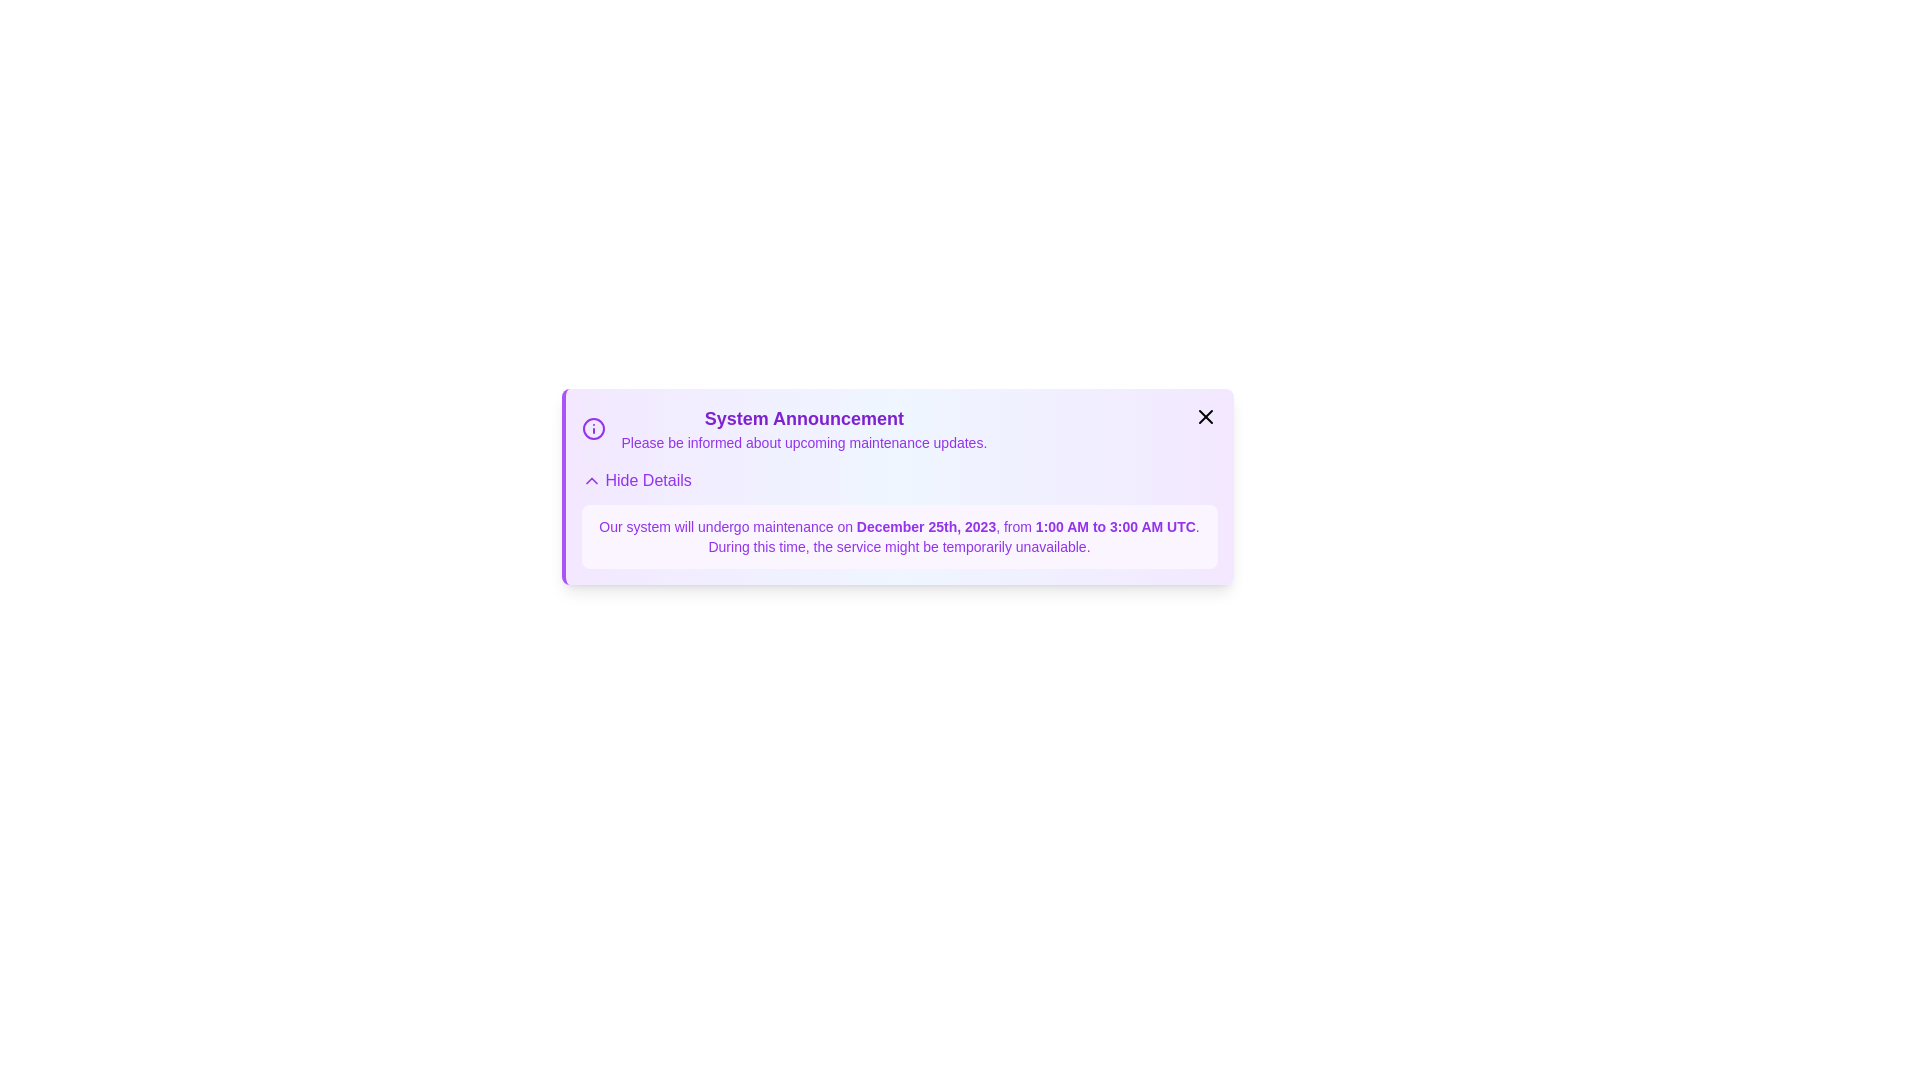 The height and width of the screenshot is (1080, 1920). I want to click on the Notification box that informs users about planned system maintenance, so click(896, 486).